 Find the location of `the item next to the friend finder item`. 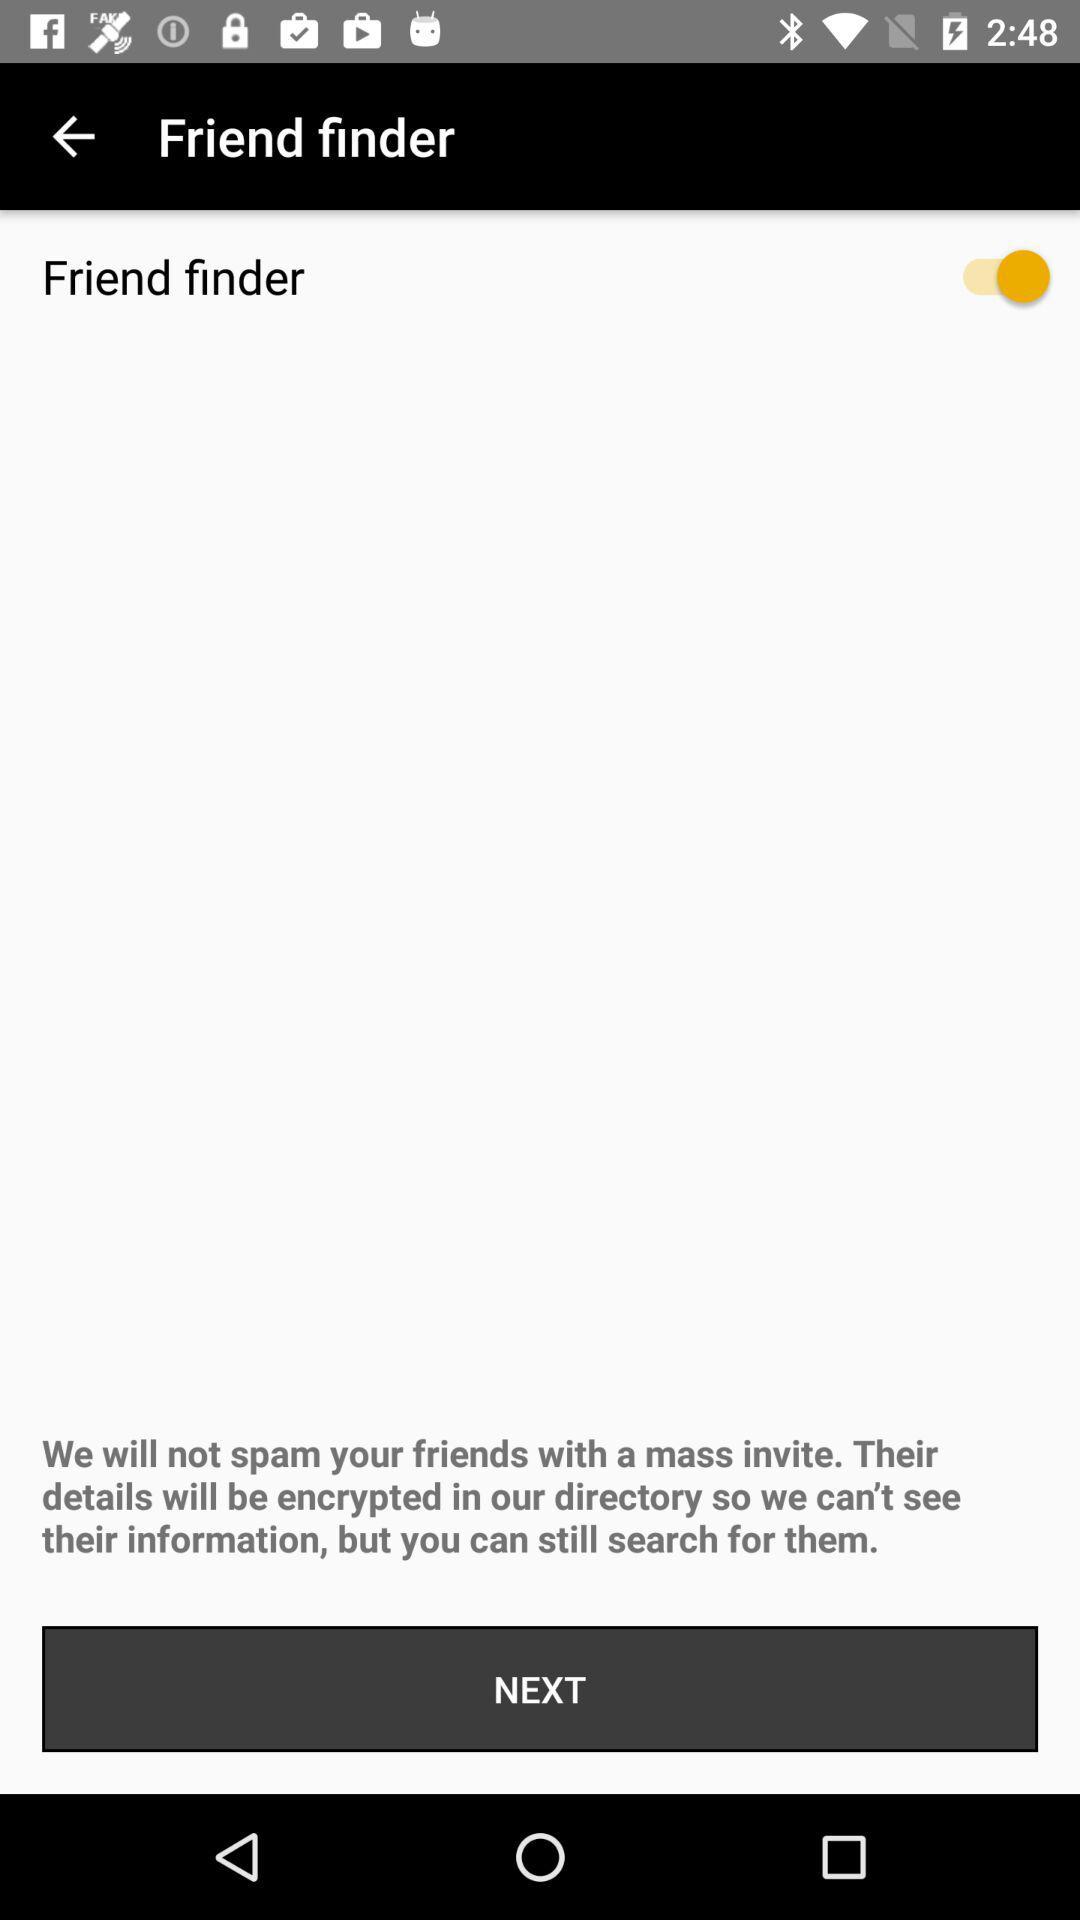

the item next to the friend finder item is located at coordinates (985, 285).